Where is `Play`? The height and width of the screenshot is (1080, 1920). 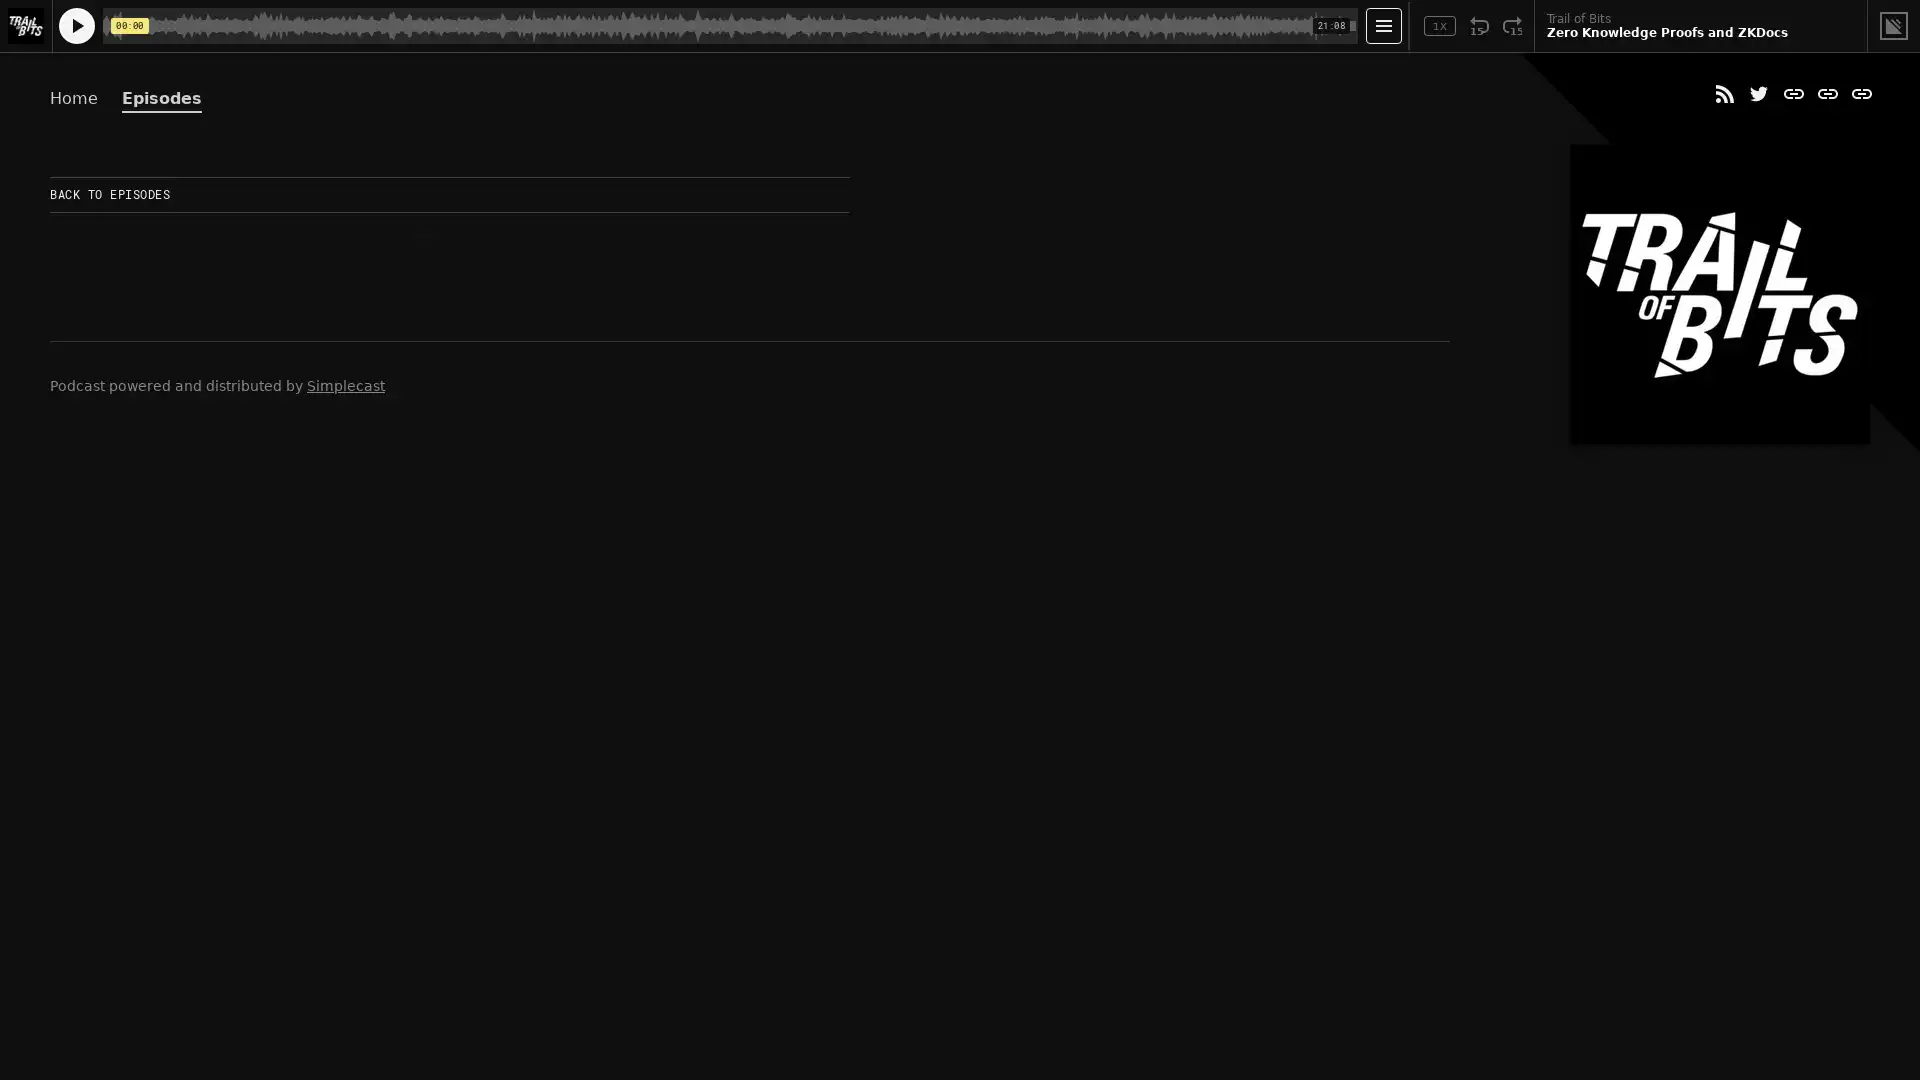 Play is located at coordinates (254, 268).